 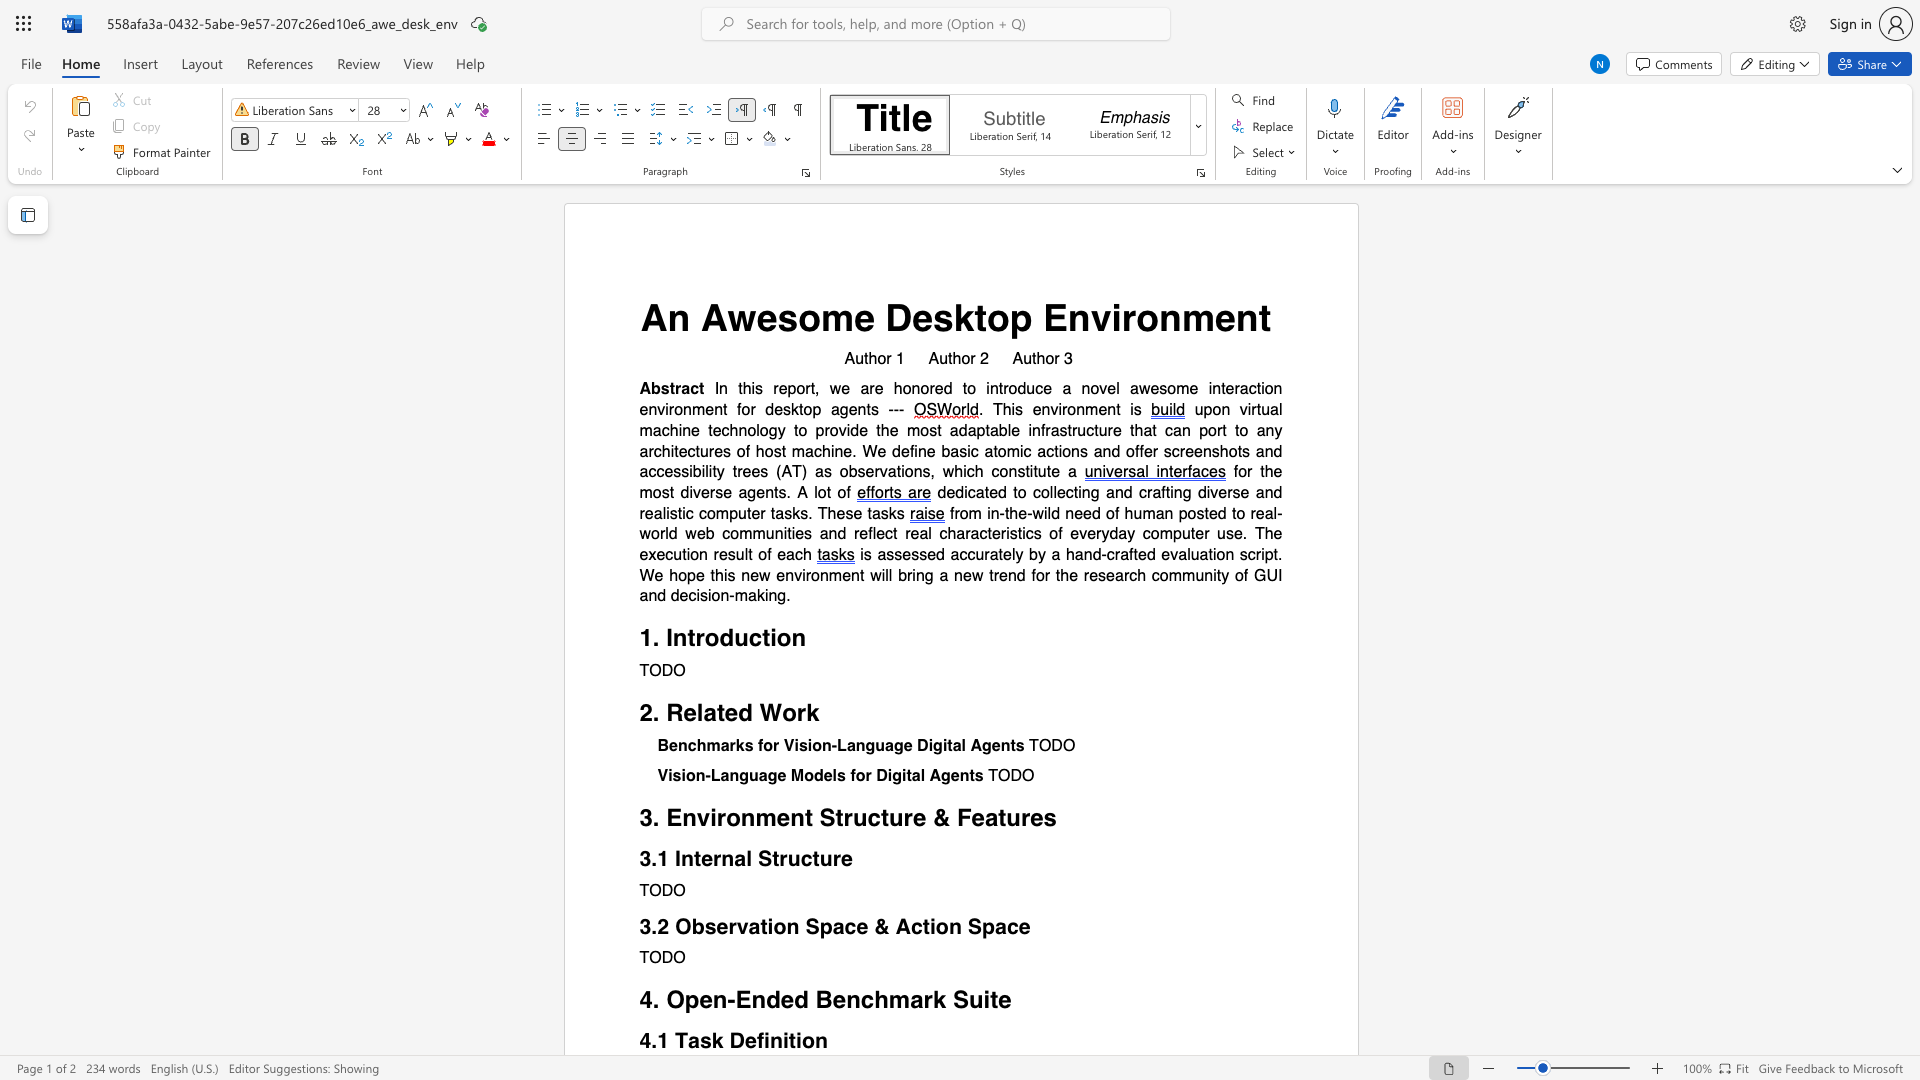 I want to click on the subset text "guage Digi" within the text "Benchmarks for Vision-Language Digital Agents", so click(x=865, y=746).